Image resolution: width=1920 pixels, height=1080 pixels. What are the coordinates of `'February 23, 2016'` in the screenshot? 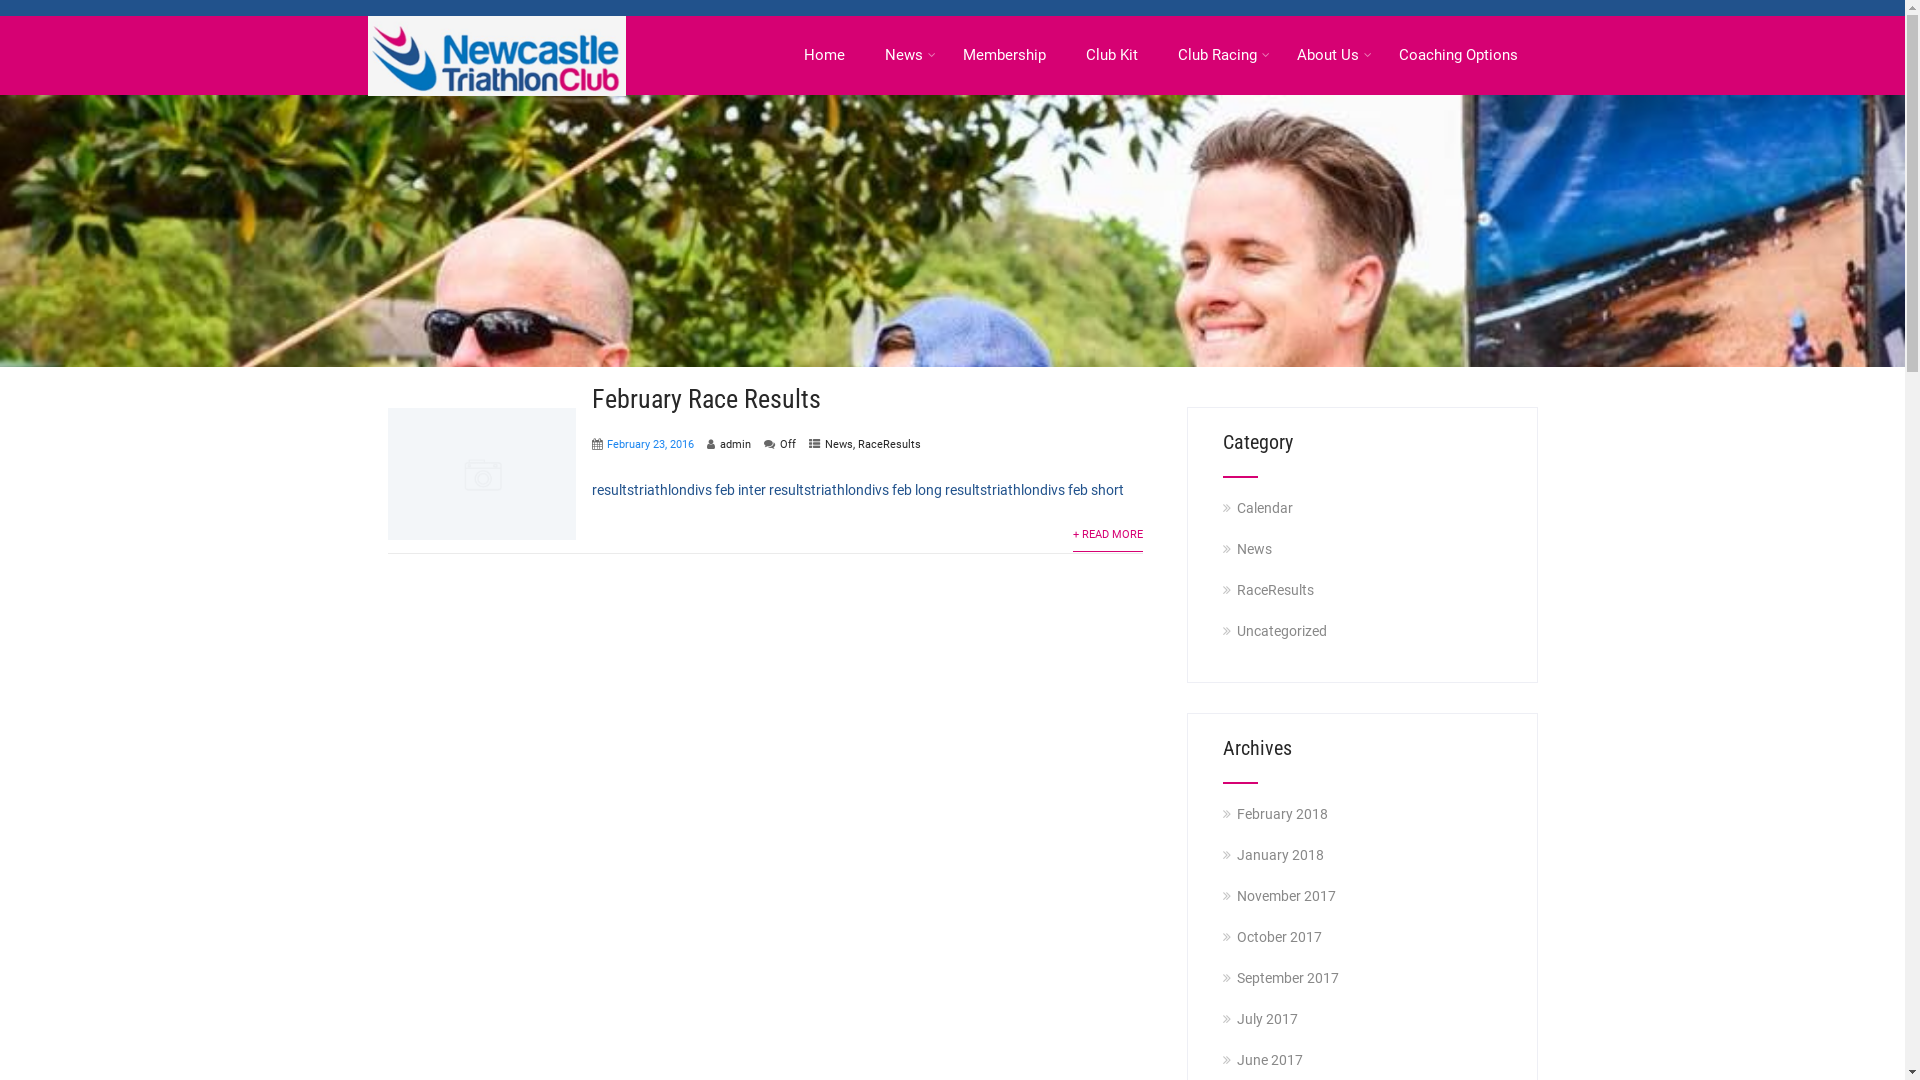 It's located at (649, 443).